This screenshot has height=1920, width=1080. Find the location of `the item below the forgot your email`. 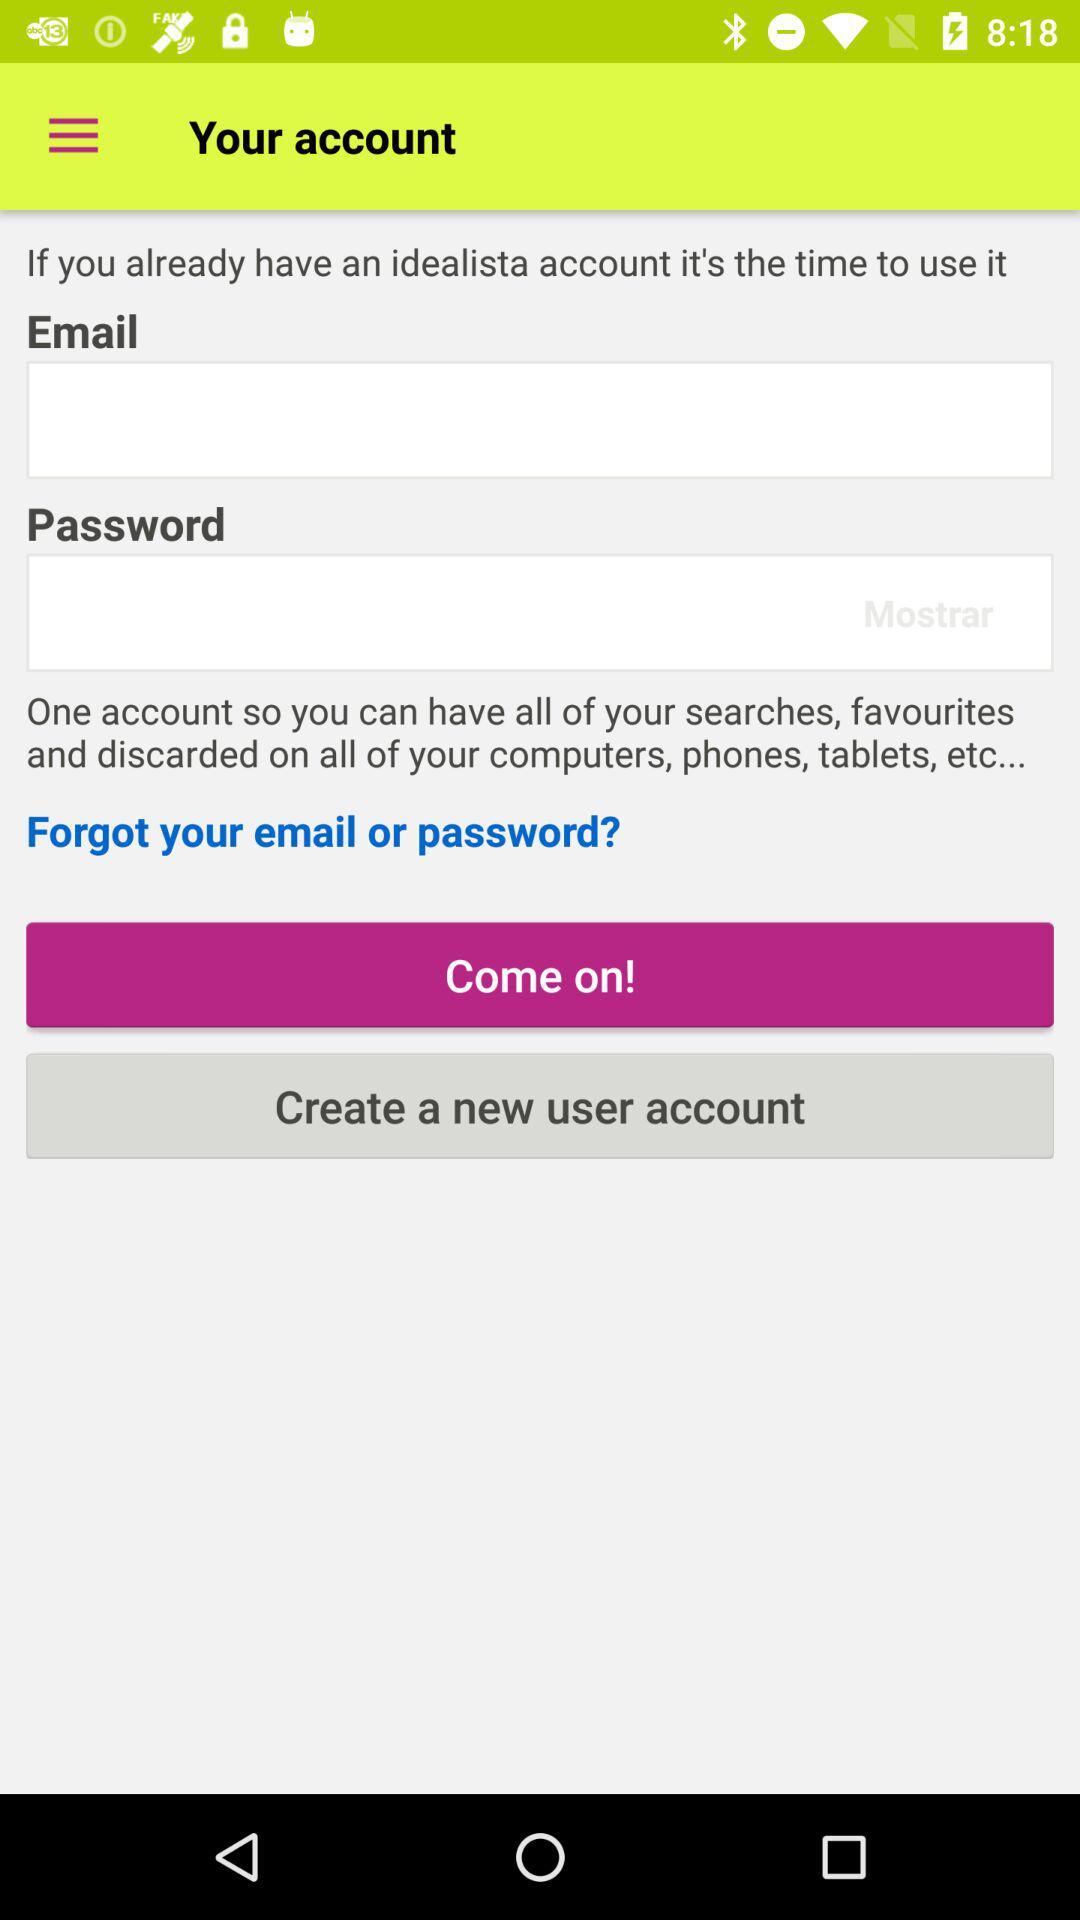

the item below the forgot your email is located at coordinates (540, 974).